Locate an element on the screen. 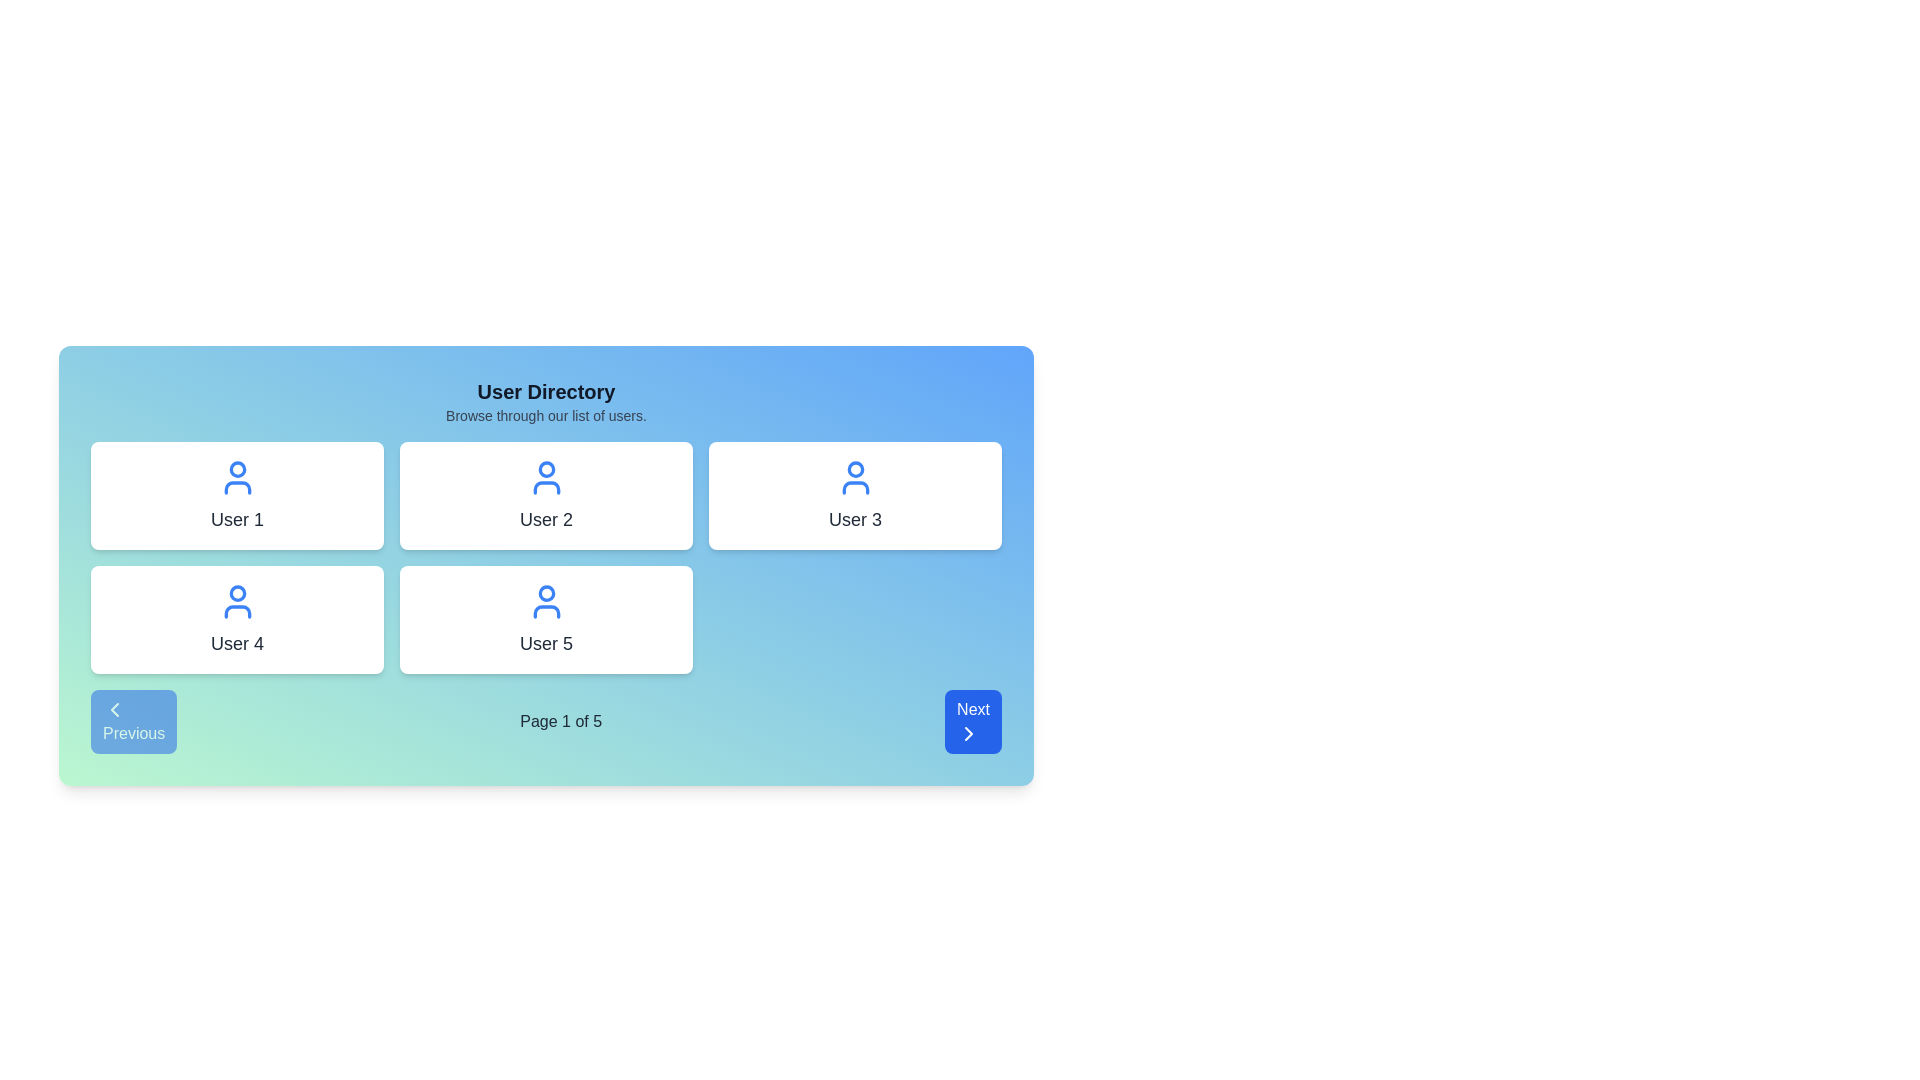 This screenshot has height=1080, width=1920. the pagination control button located at the bottom-right corner of the interface, which enables navigation to the next page of displayed content is located at coordinates (973, 721).